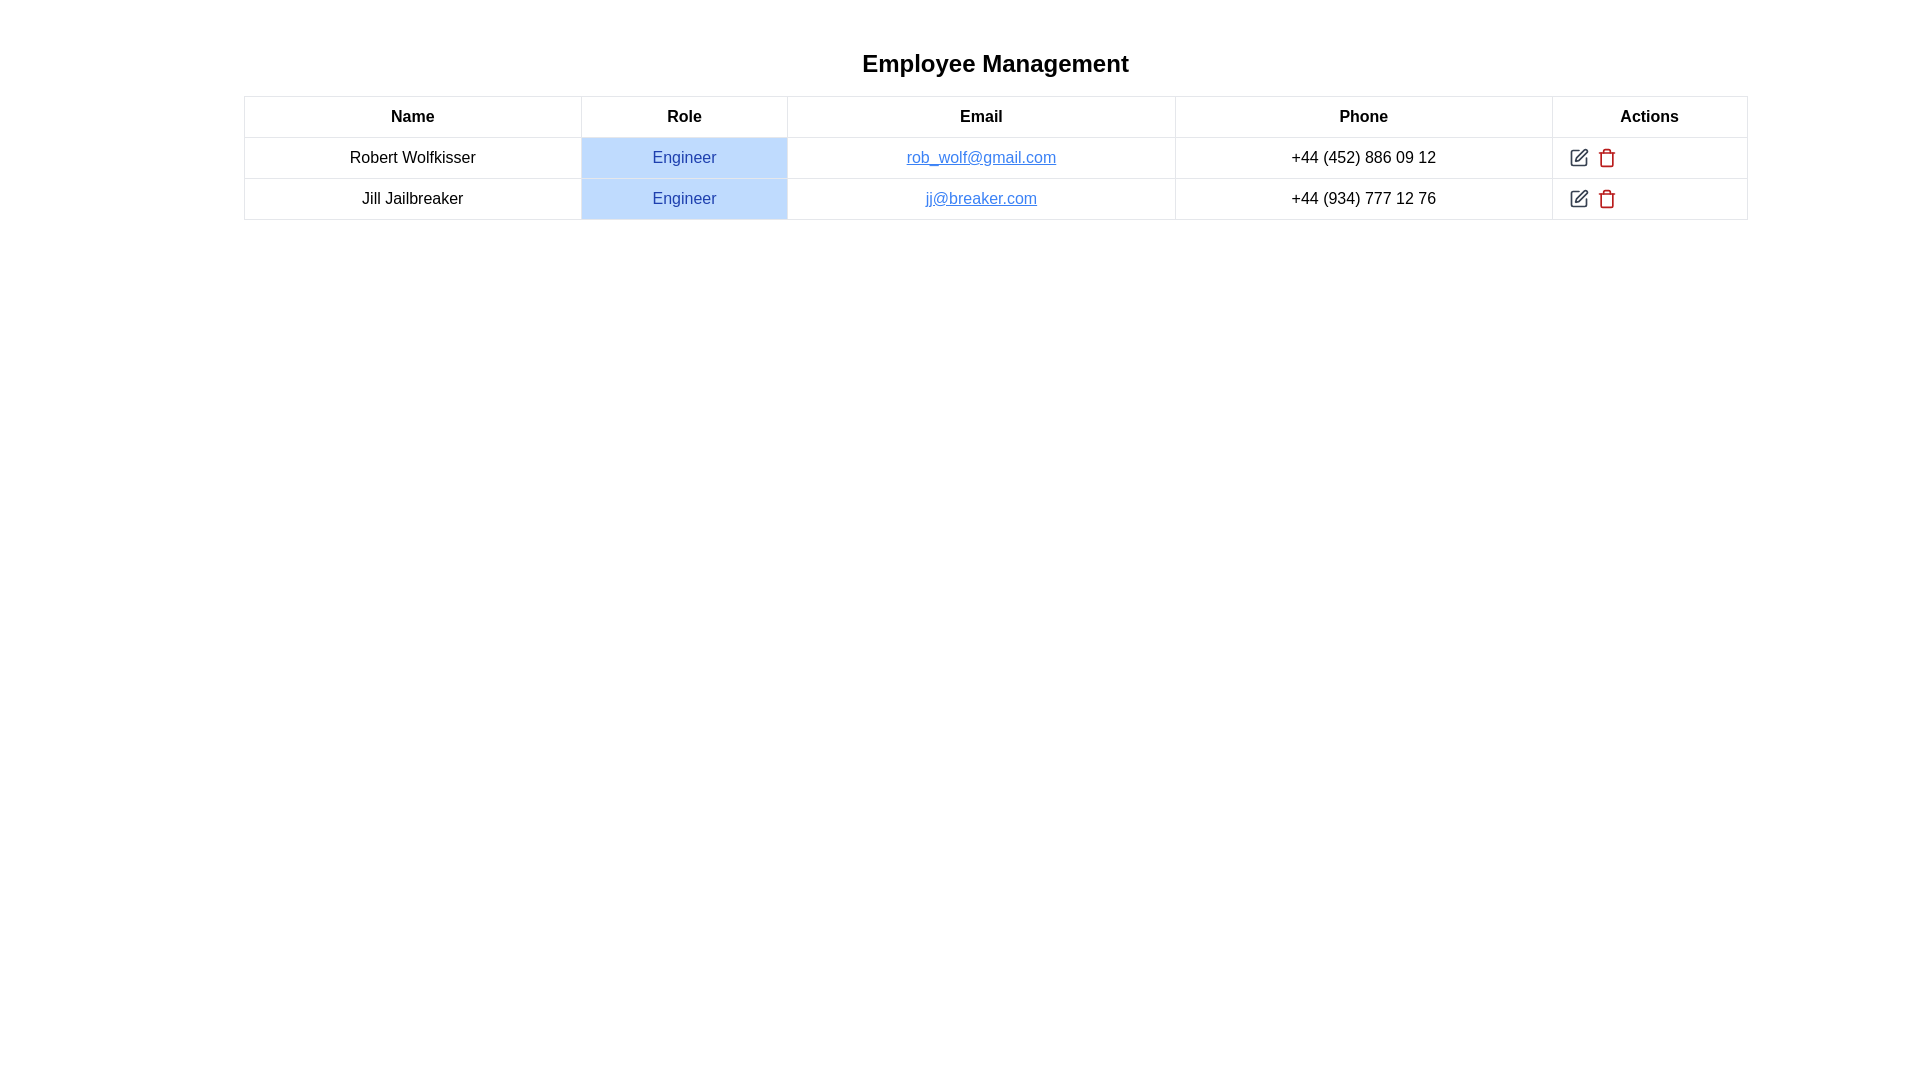 This screenshot has height=1080, width=1920. Describe the element at coordinates (411, 199) in the screenshot. I see `the text label containing 'Jill Jailbreaker' in the employee management table located in the second row under the 'Name' column` at that location.